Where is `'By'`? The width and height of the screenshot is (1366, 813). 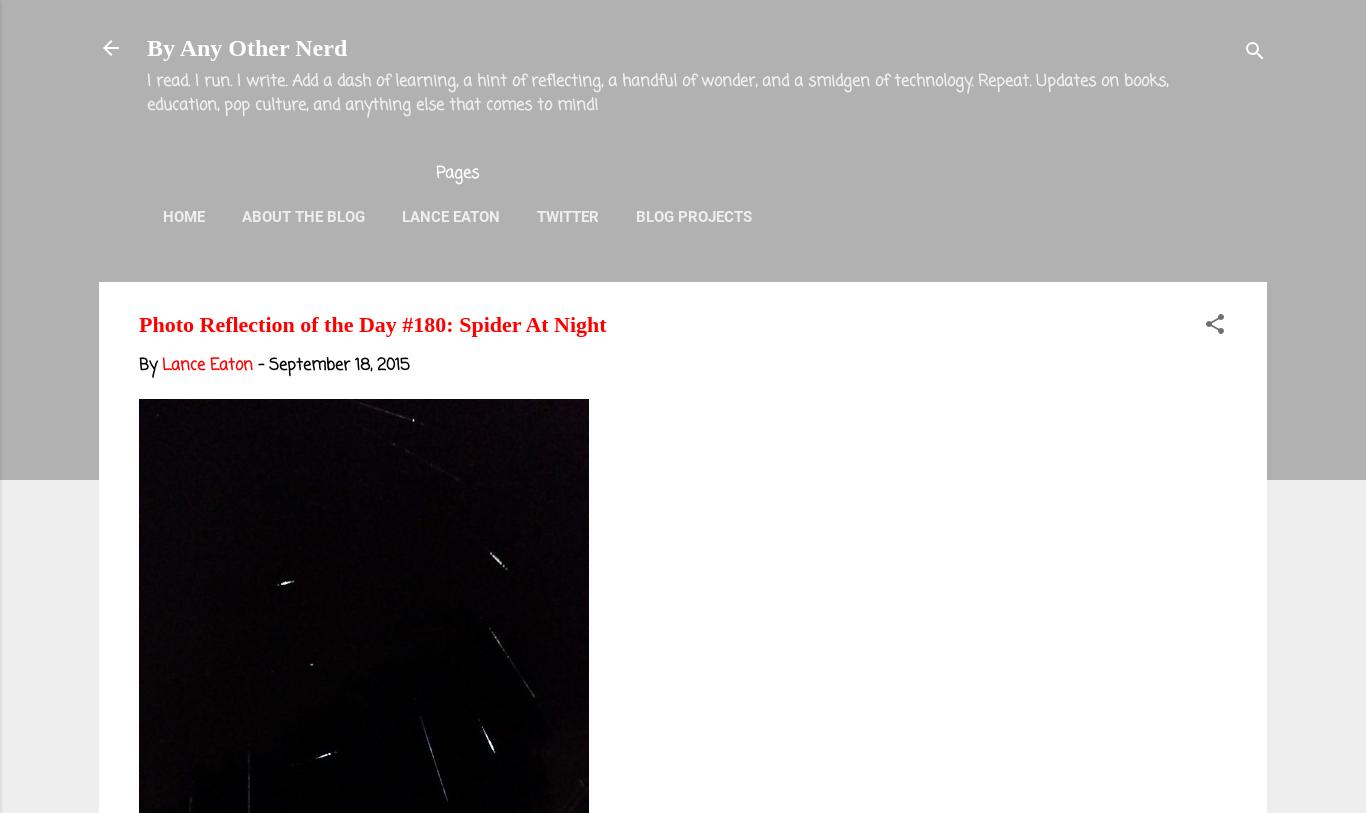
'By' is located at coordinates (149, 365).